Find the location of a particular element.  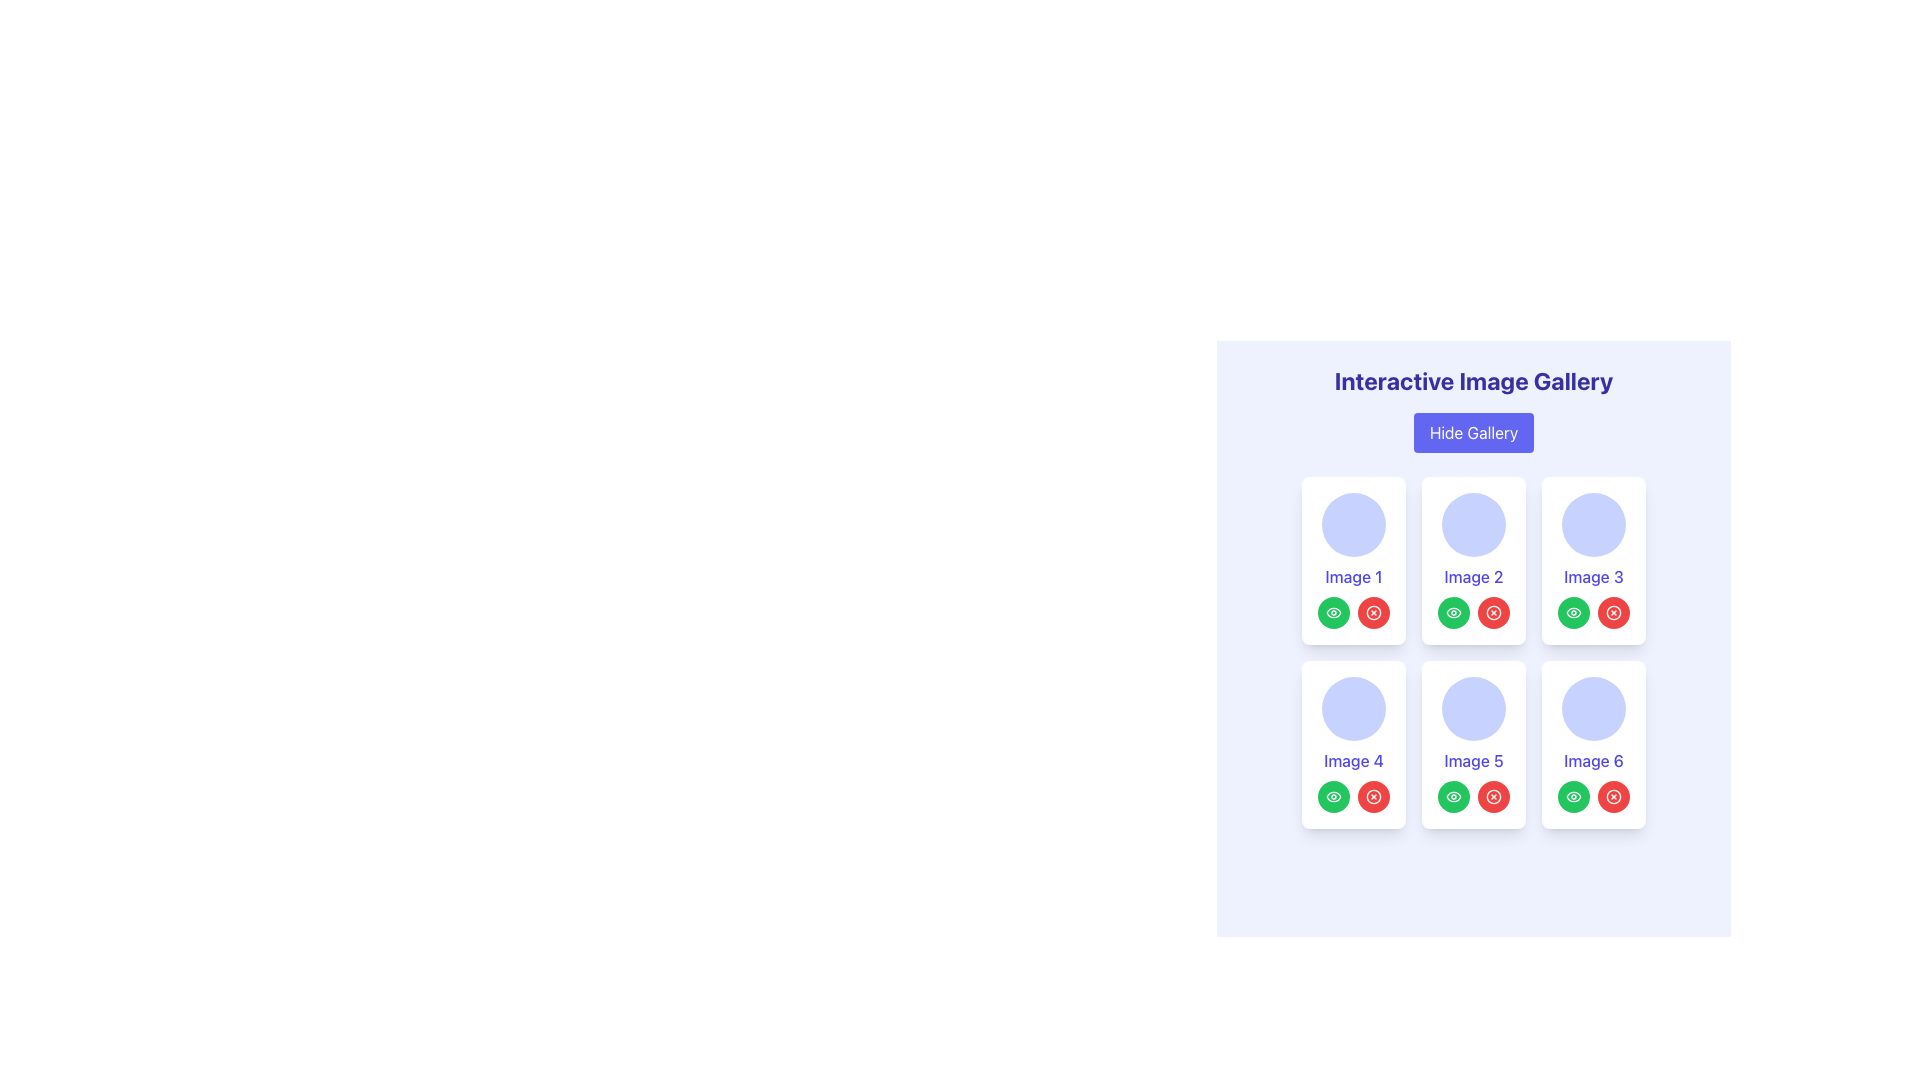

the circular red button with a white border and an 'X' icon located in the card labeled 'Image 1', which is positioned in the first row and first column of the layout is located at coordinates (1372, 612).